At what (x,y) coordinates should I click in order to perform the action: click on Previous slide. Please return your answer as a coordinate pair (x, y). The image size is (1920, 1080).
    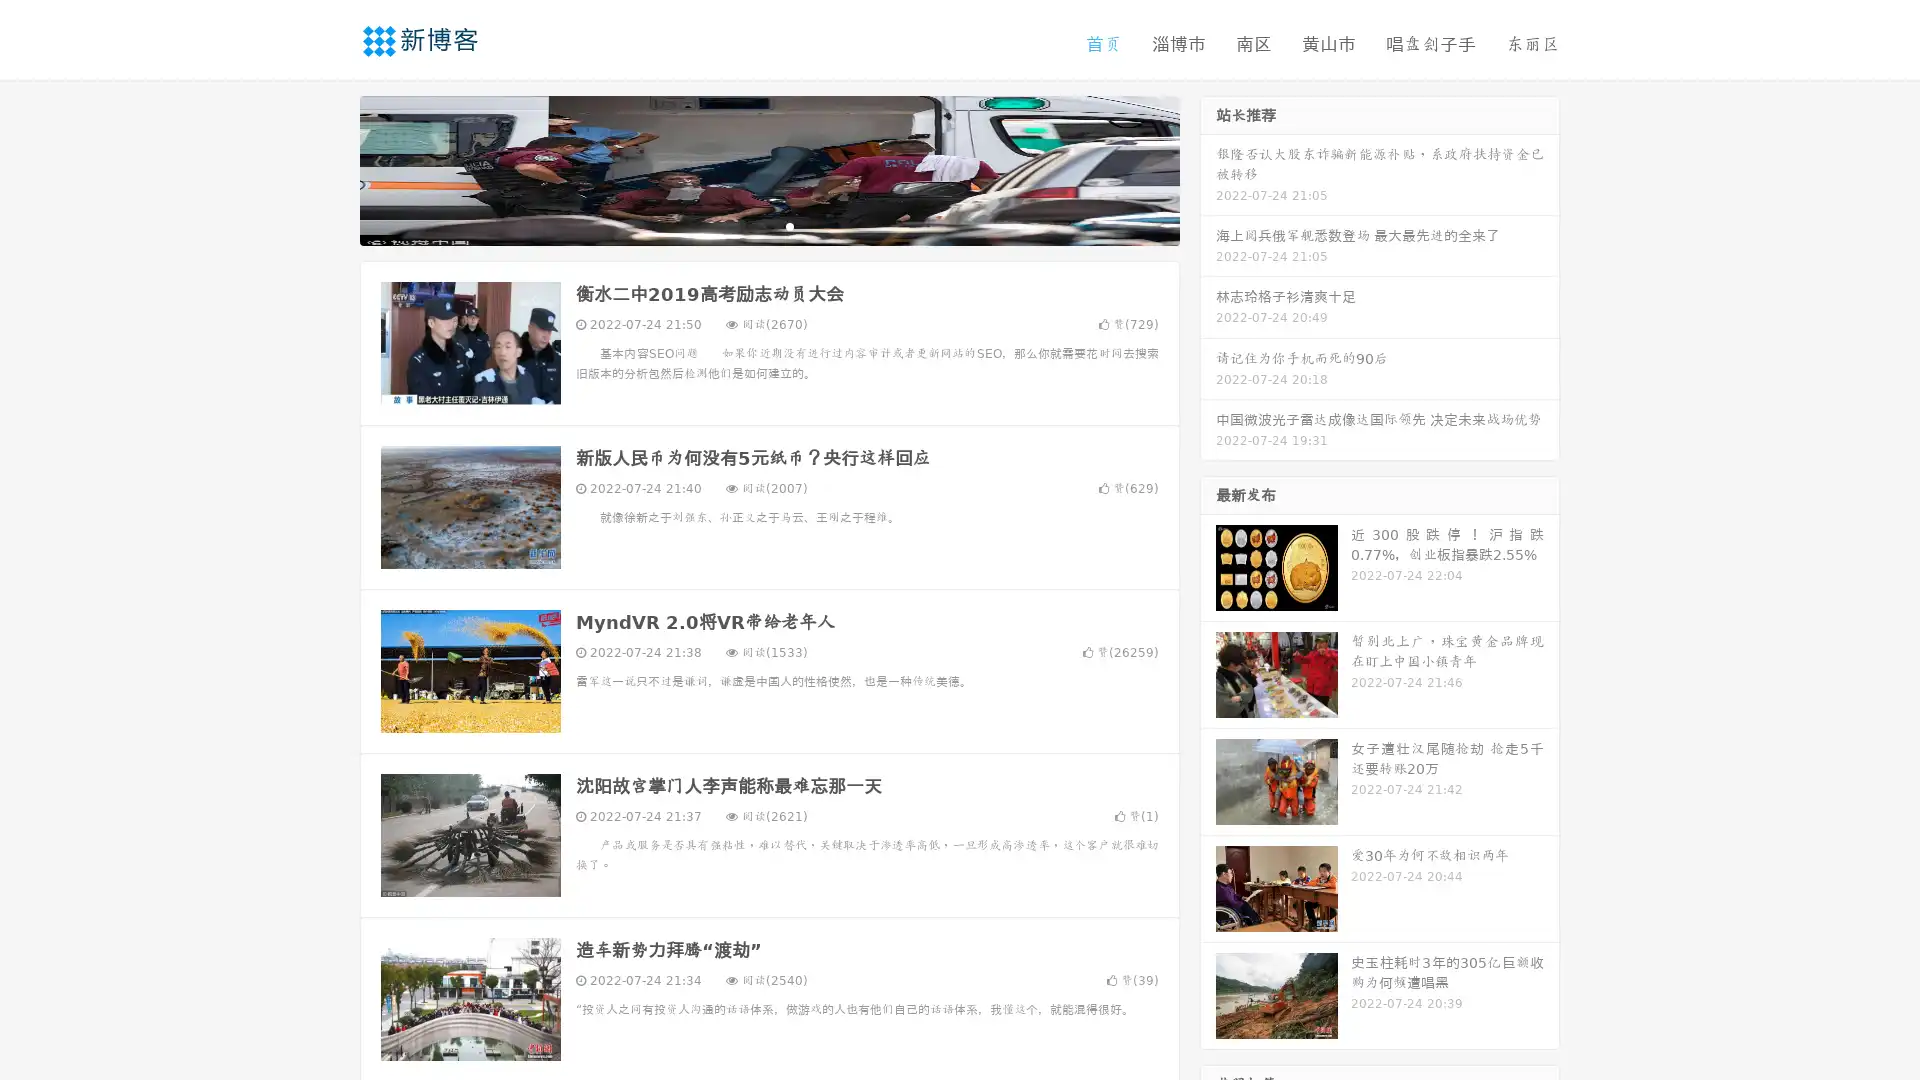
    Looking at the image, I should click on (330, 168).